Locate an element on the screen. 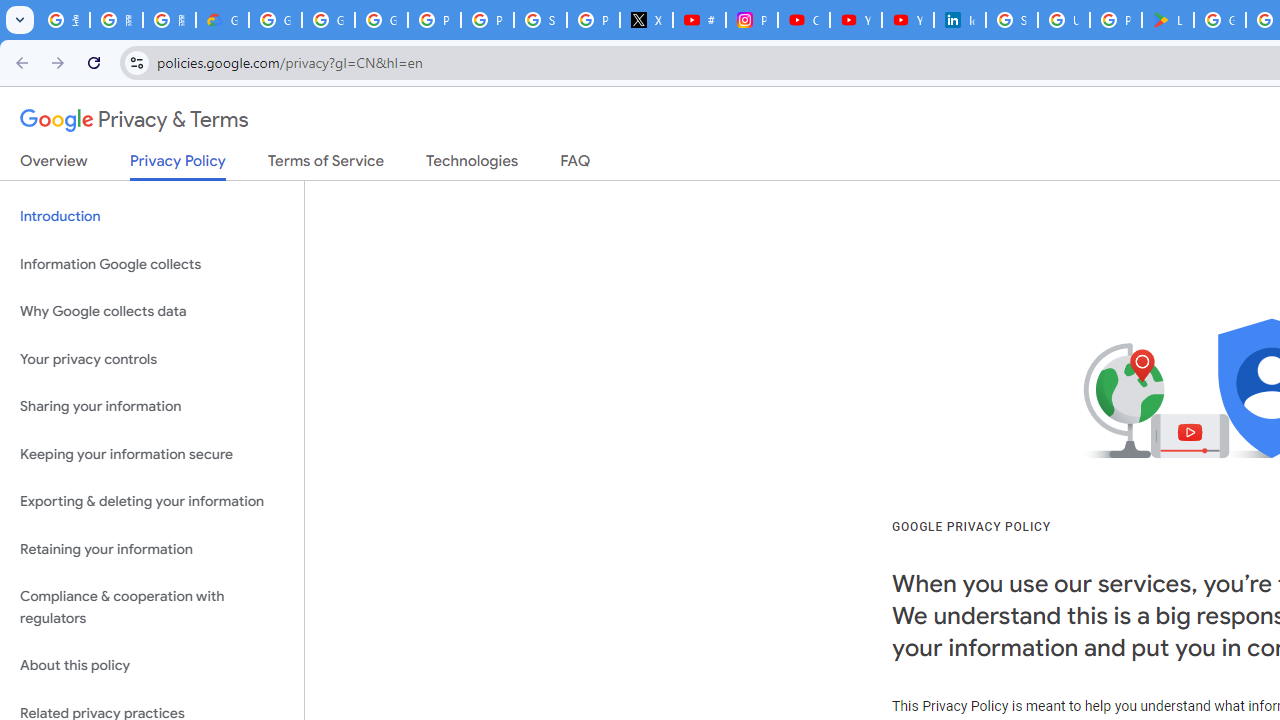 The height and width of the screenshot is (720, 1280). 'Keeping your information secure' is located at coordinates (151, 454).